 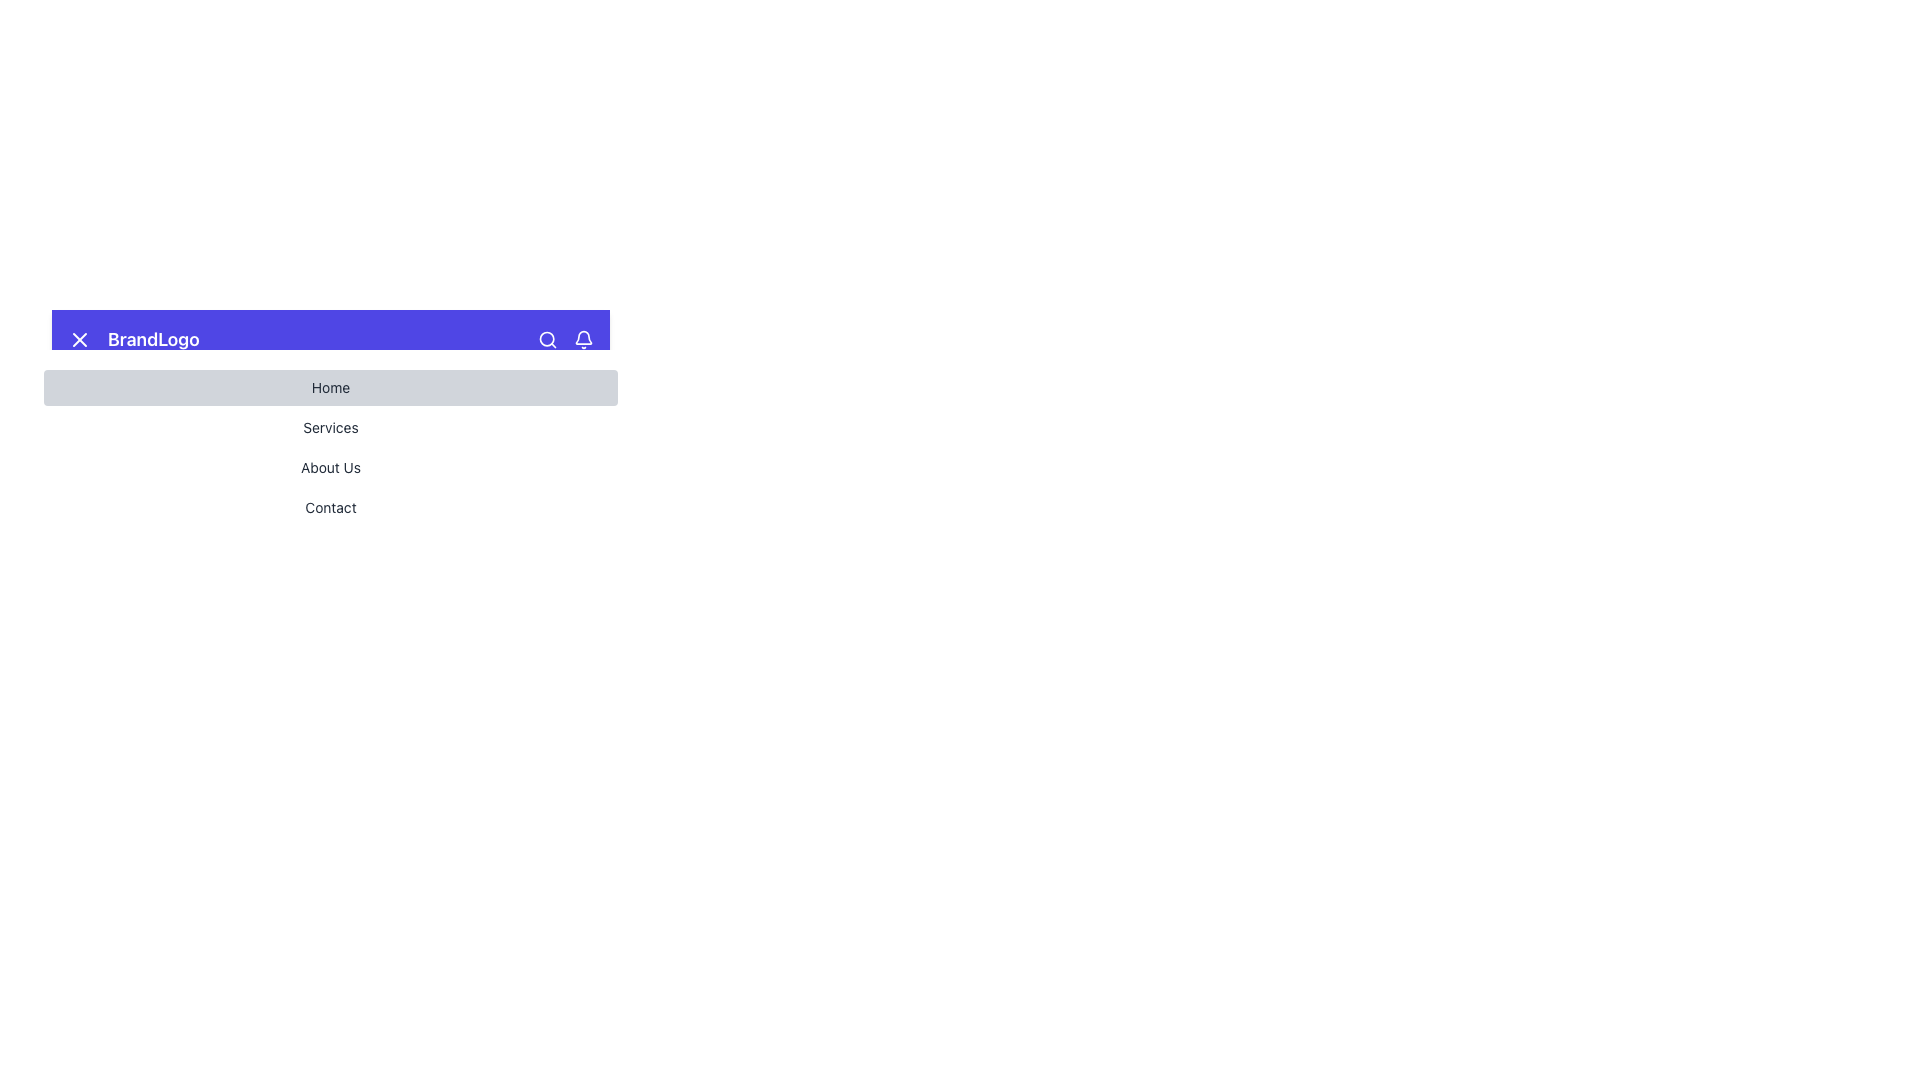 What do you see at coordinates (152, 338) in the screenshot?
I see `the static text element displaying the brand name or logo located in the left half of the purple header bar` at bounding box center [152, 338].